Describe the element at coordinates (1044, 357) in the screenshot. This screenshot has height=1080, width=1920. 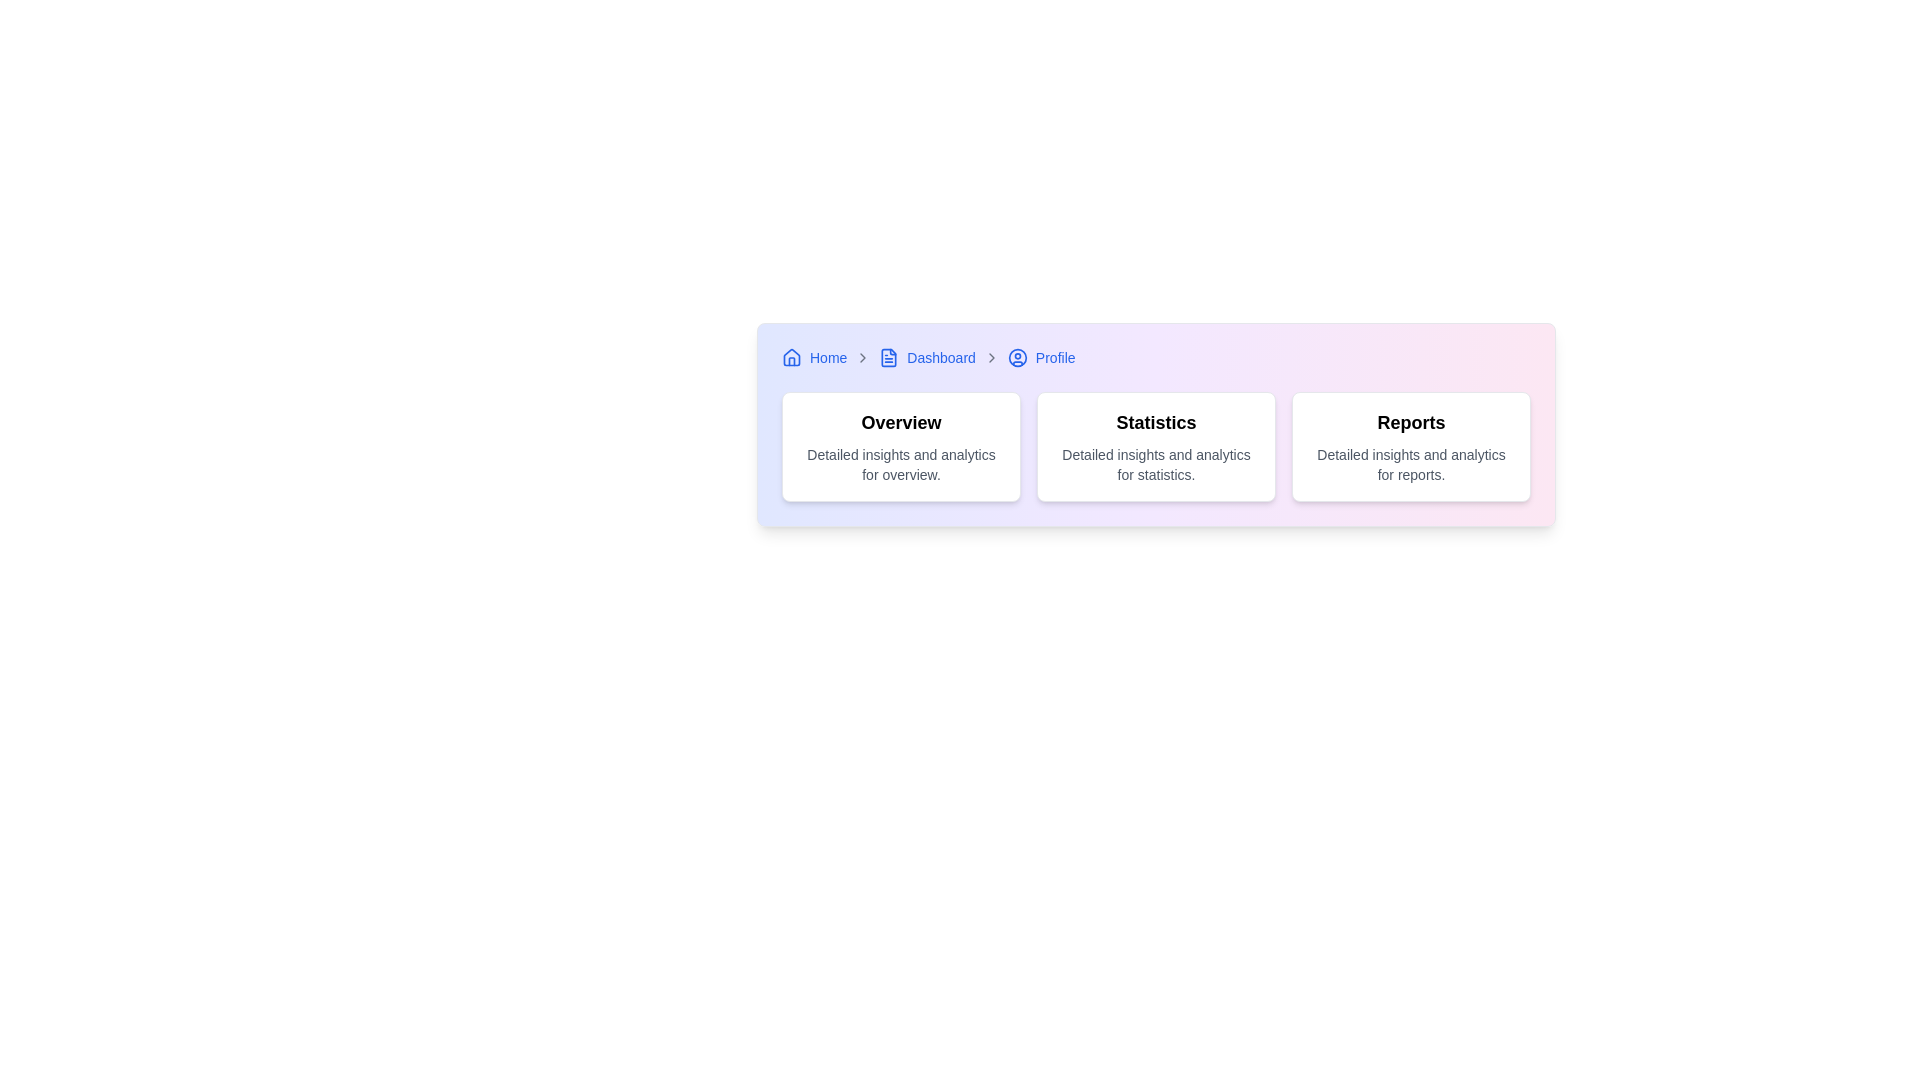
I see `the 'Profile' breadcrumb link, which is the third item in the breadcrumb navigation trail` at that location.